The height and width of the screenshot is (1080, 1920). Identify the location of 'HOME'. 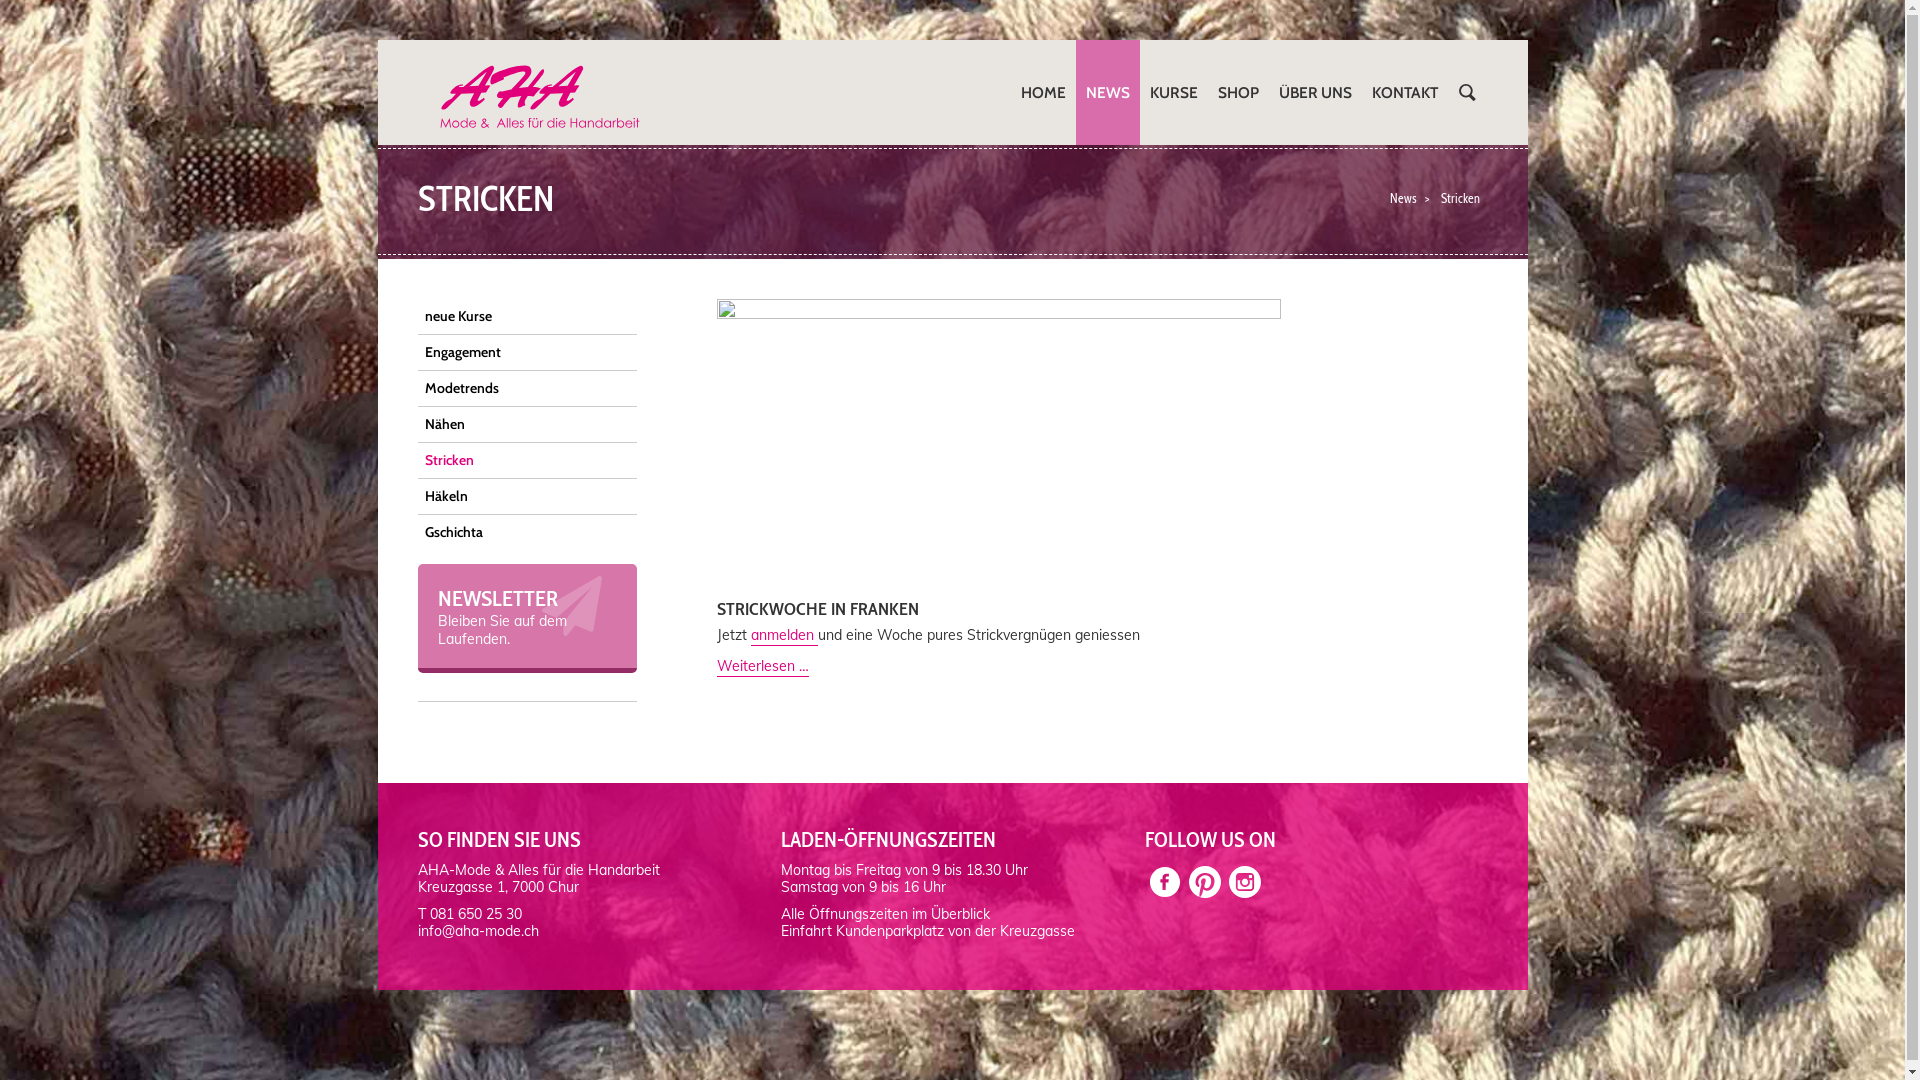
(1041, 92).